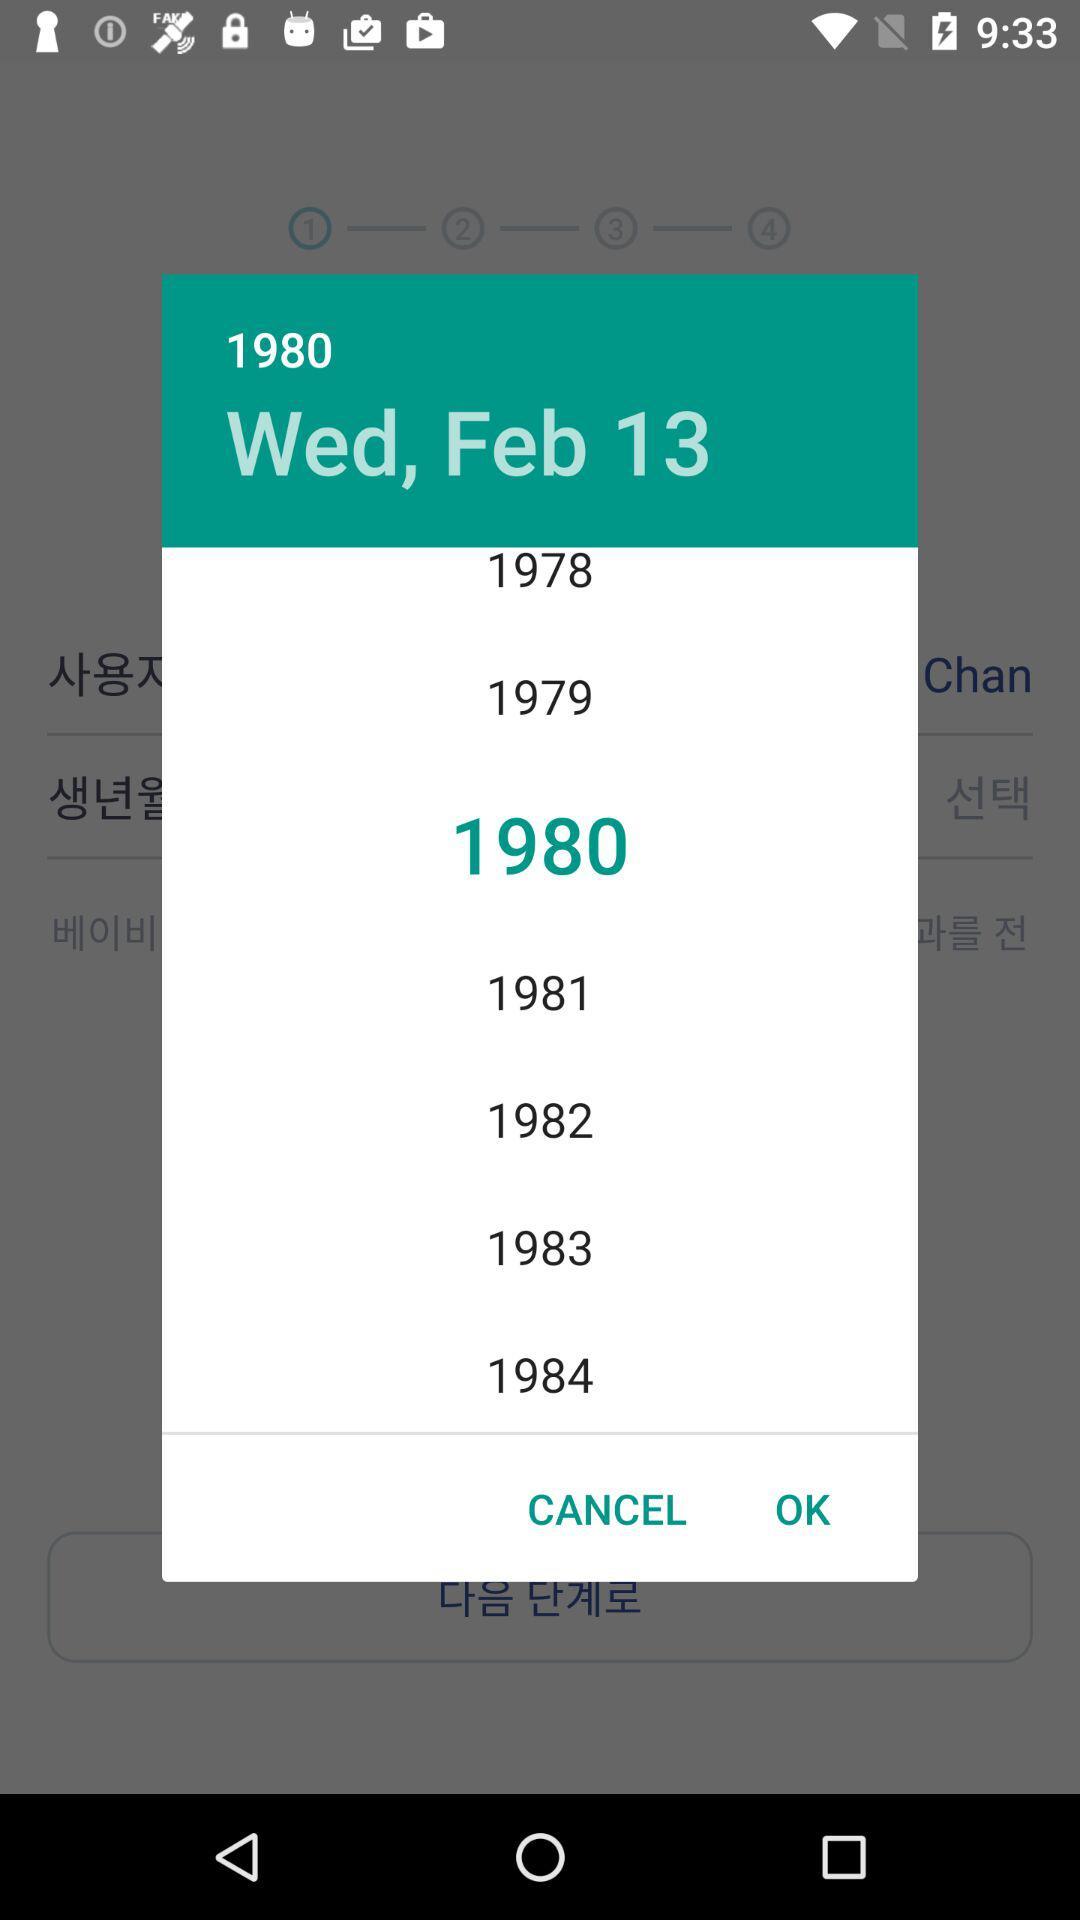 The height and width of the screenshot is (1920, 1080). Describe the element at coordinates (801, 1508) in the screenshot. I see `the item below 1984 icon` at that location.